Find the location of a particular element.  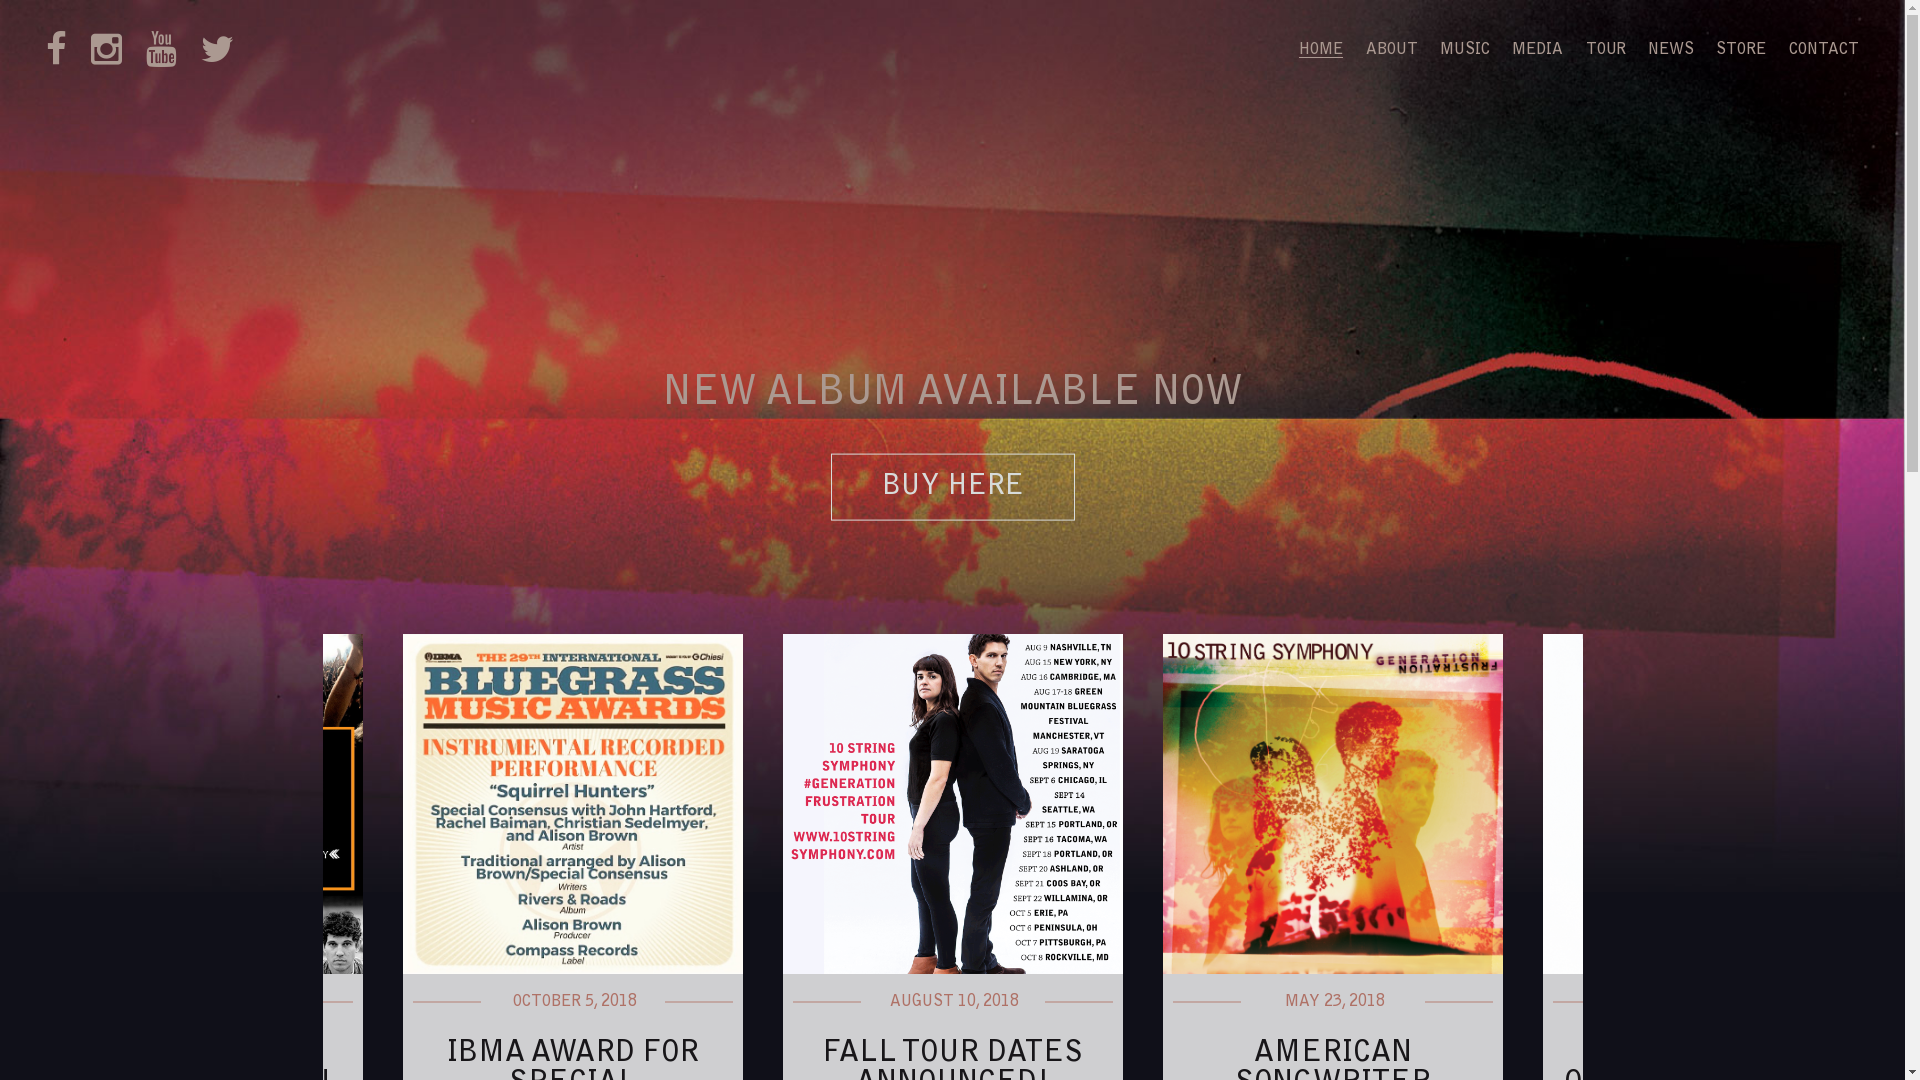

'BUY HERE' is located at coordinates (950, 487).